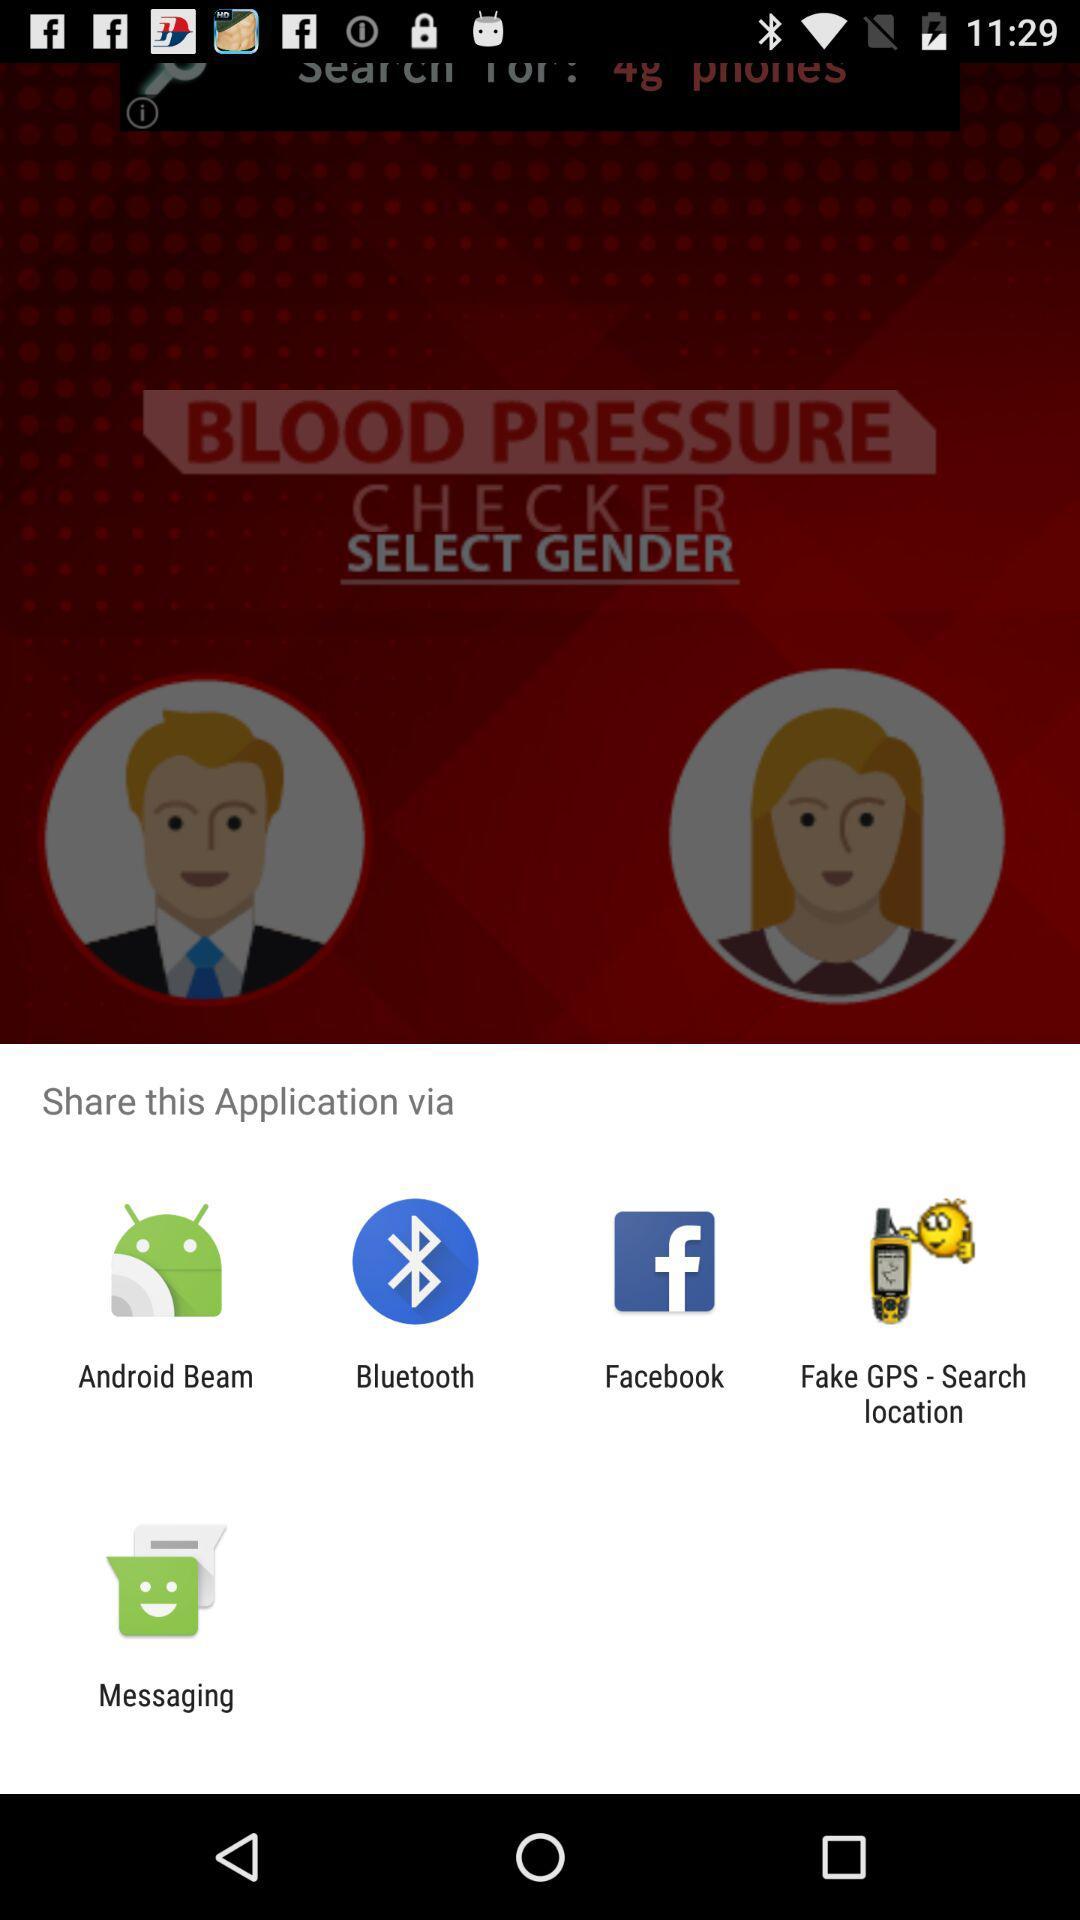 The image size is (1080, 1920). Describe the element at coordinates (165, 1711) in the screenshot. I see `the messaging icon` at that location.